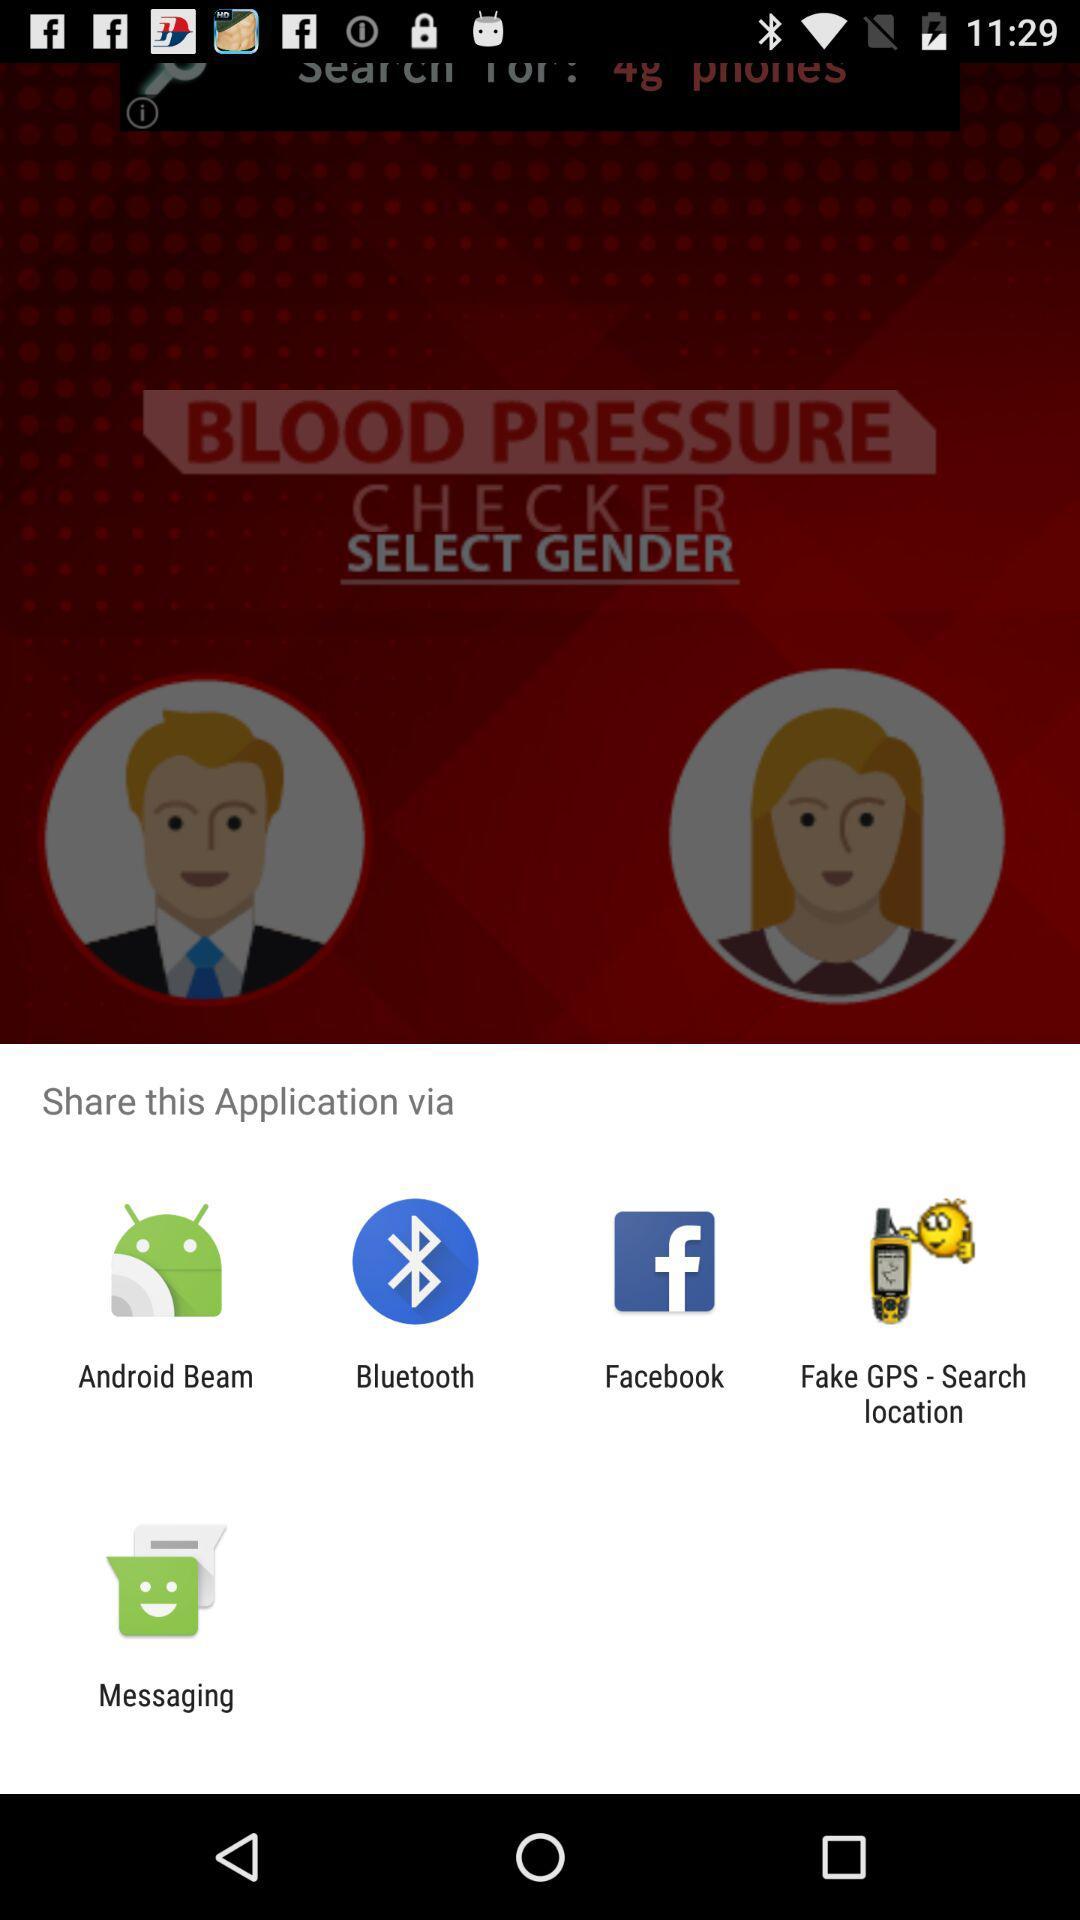 The image size is (1080, 1920). Describe the element at coordinates (165, 1711) in the screenshot. I see `the messaging icon` at that location.